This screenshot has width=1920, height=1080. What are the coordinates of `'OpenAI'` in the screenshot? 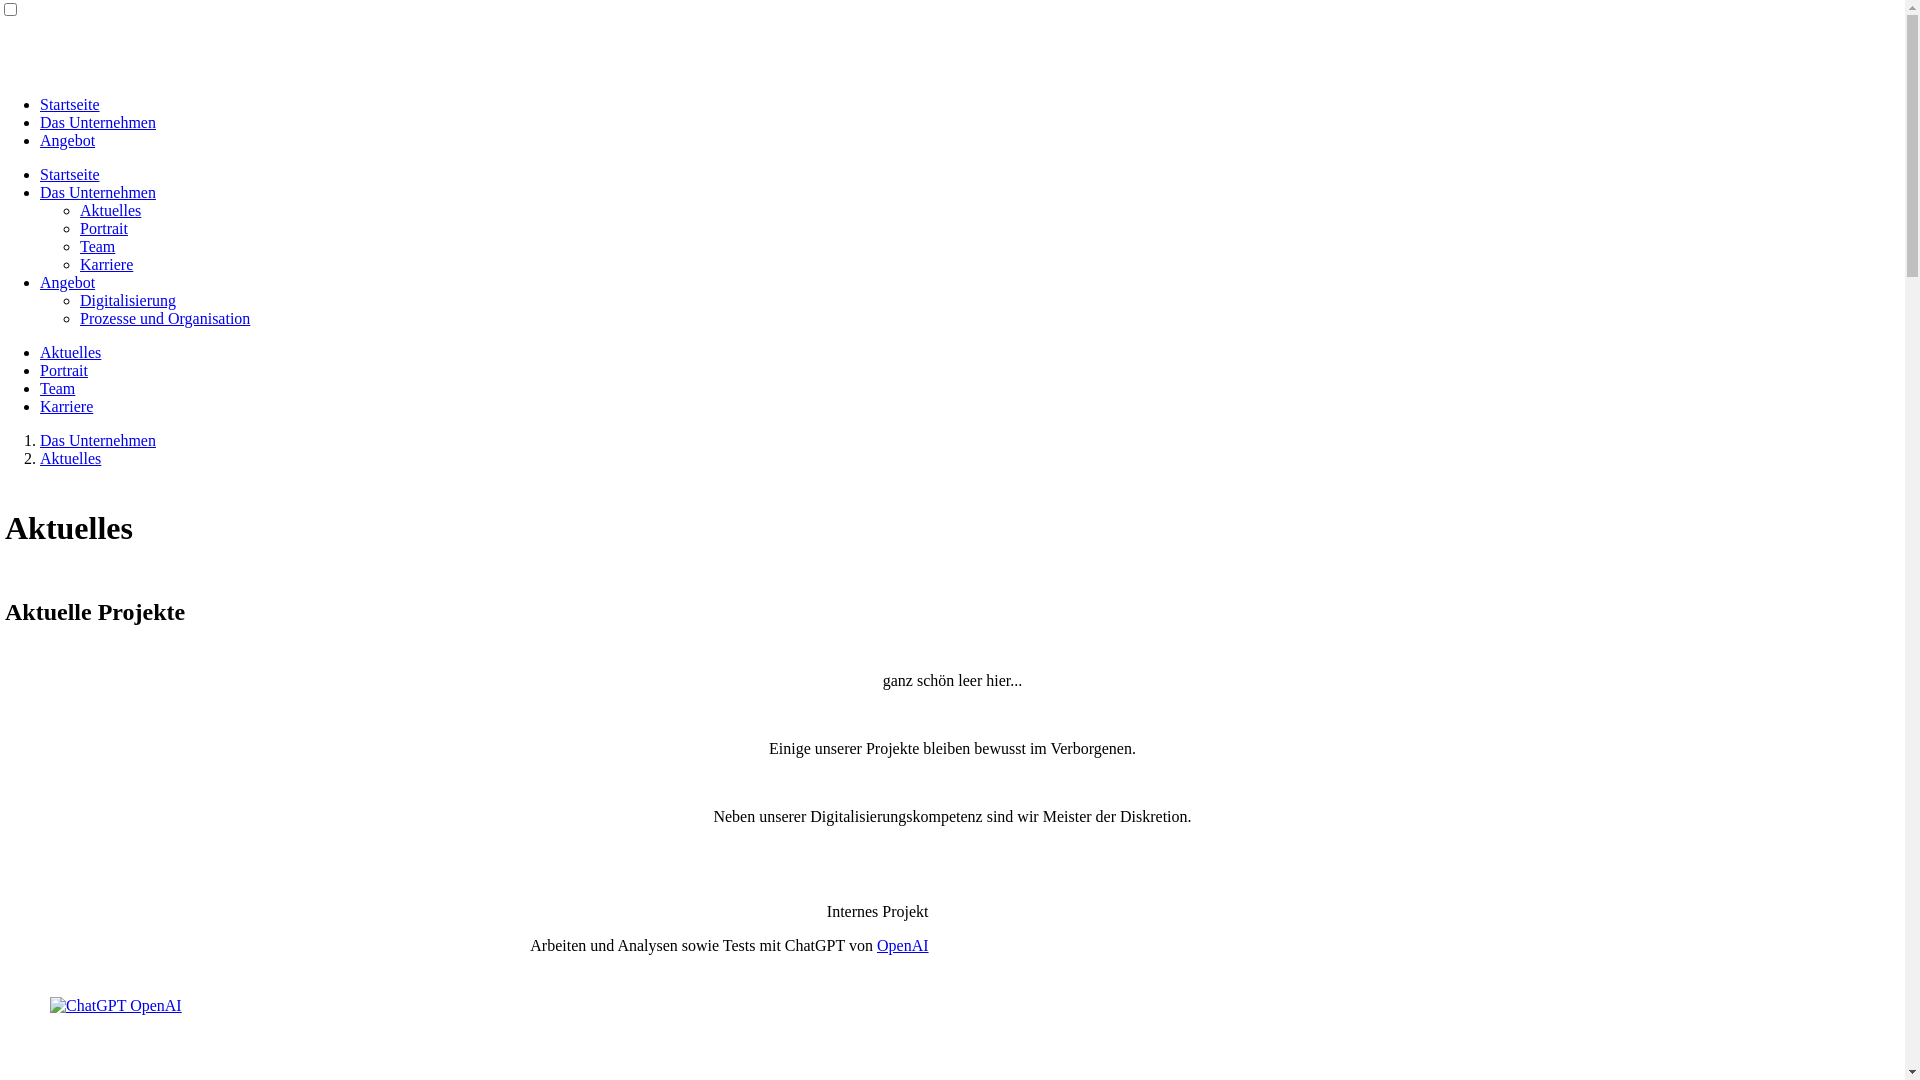 It's located at (877, 945).